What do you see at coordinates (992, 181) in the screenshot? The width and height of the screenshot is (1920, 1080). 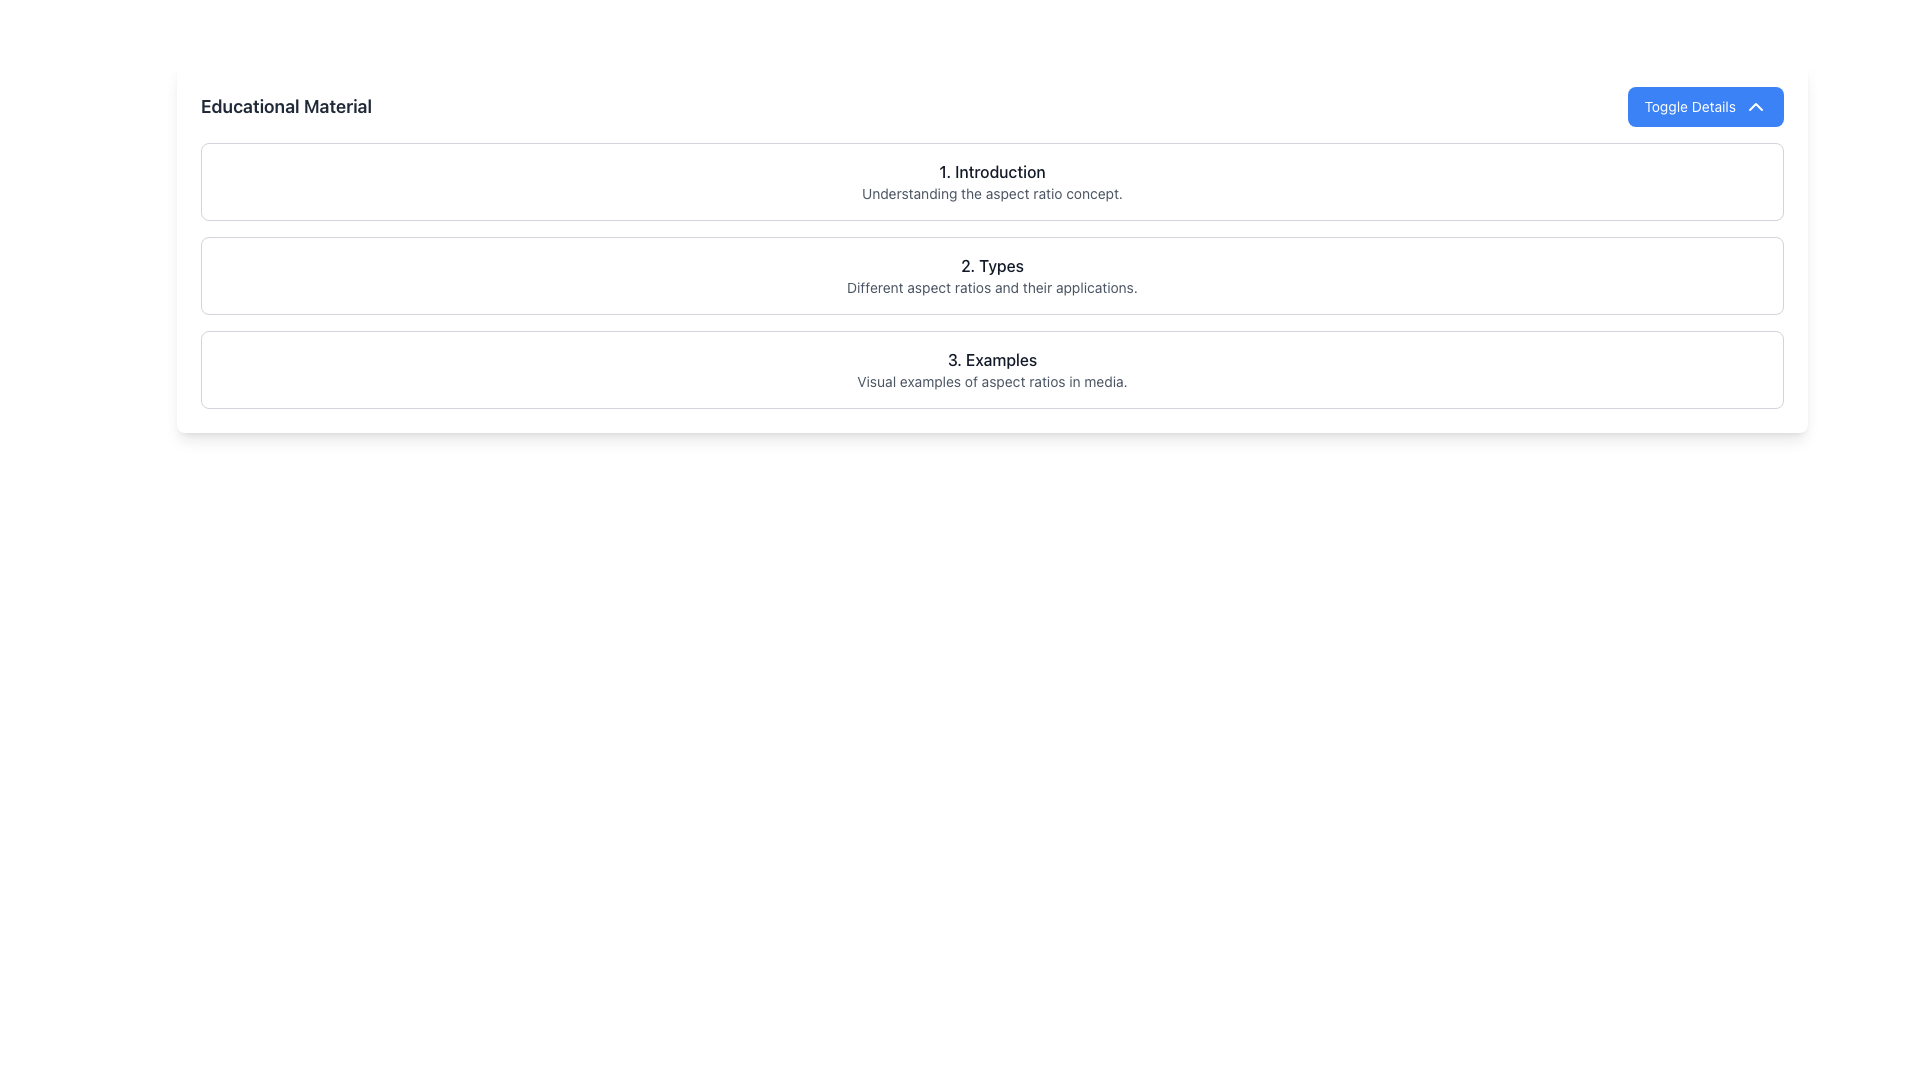 I see `the 'Introduction' text heading which serves as the header for understanding the aspect ratio concept, located at the top of the list of sections` at bounding box center [992, 181].